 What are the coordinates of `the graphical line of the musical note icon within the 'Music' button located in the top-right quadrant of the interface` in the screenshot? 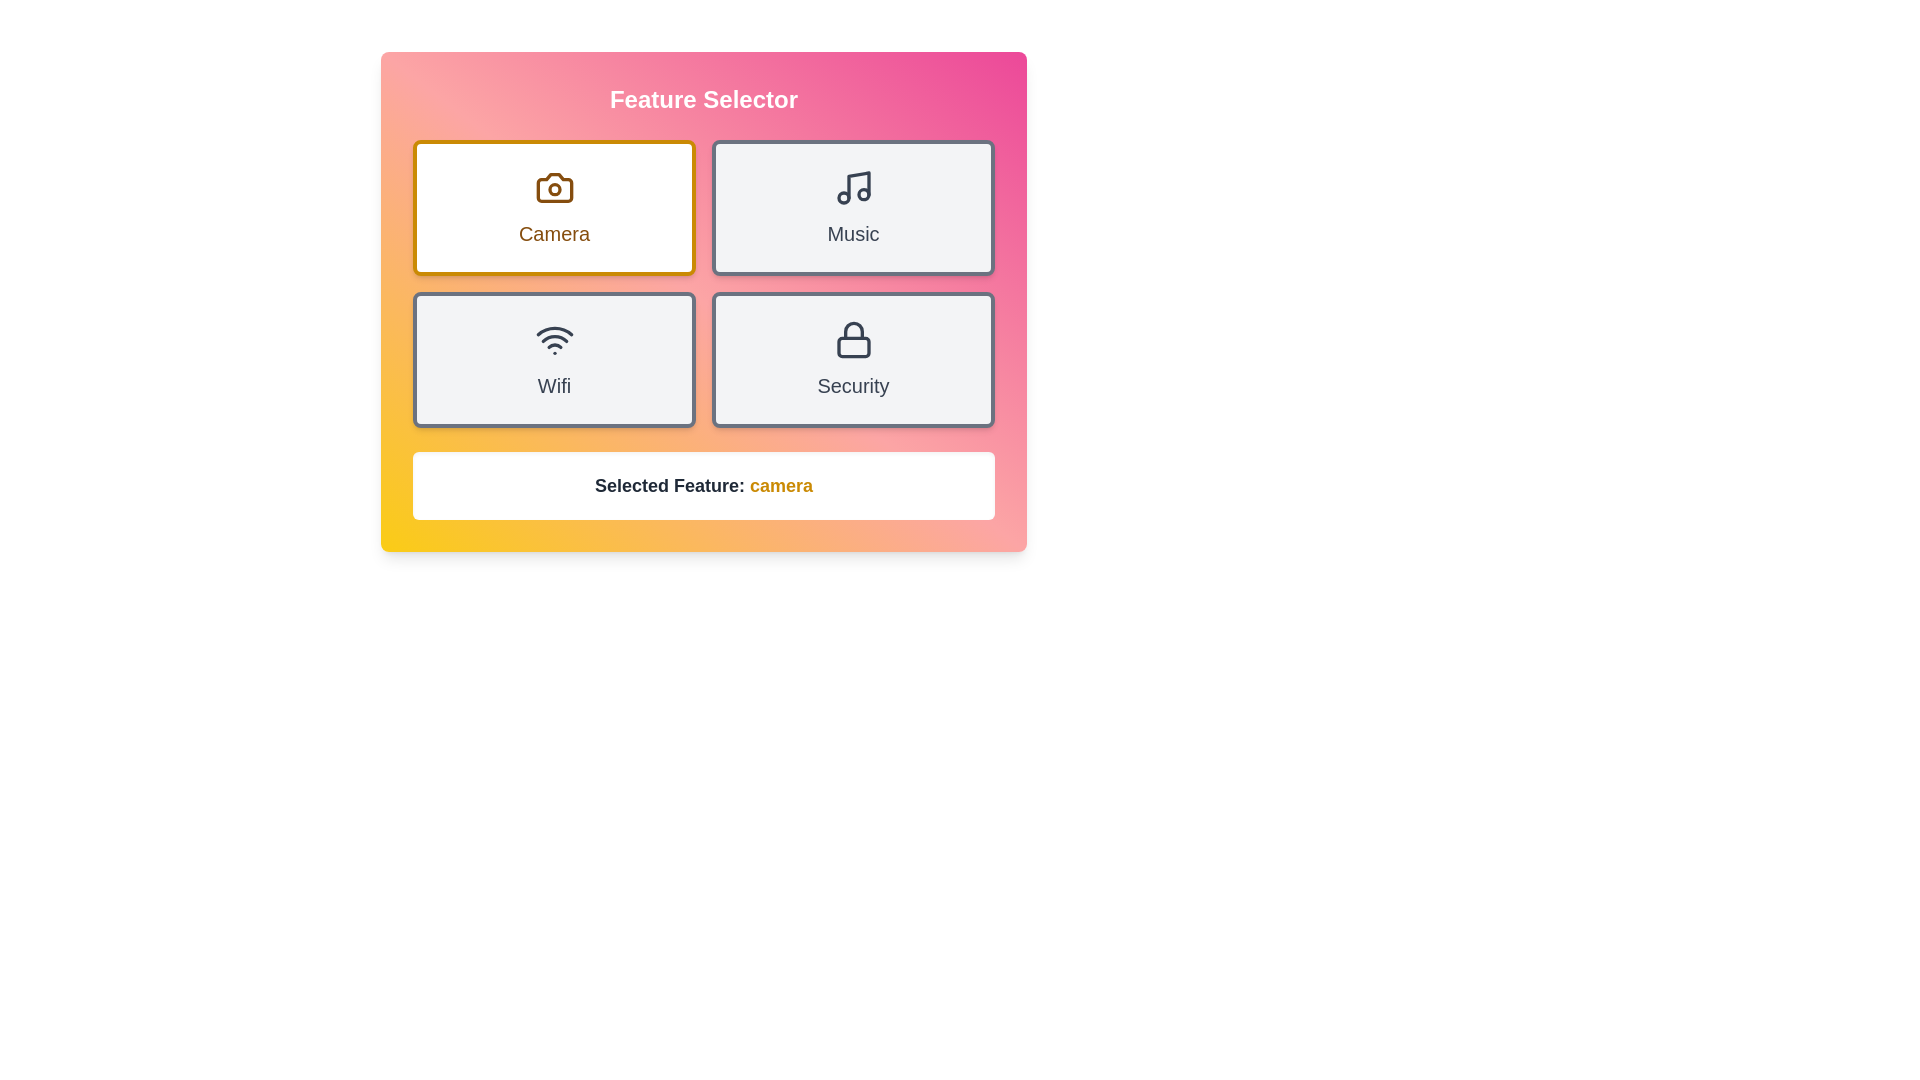 It's located at (858, 185).